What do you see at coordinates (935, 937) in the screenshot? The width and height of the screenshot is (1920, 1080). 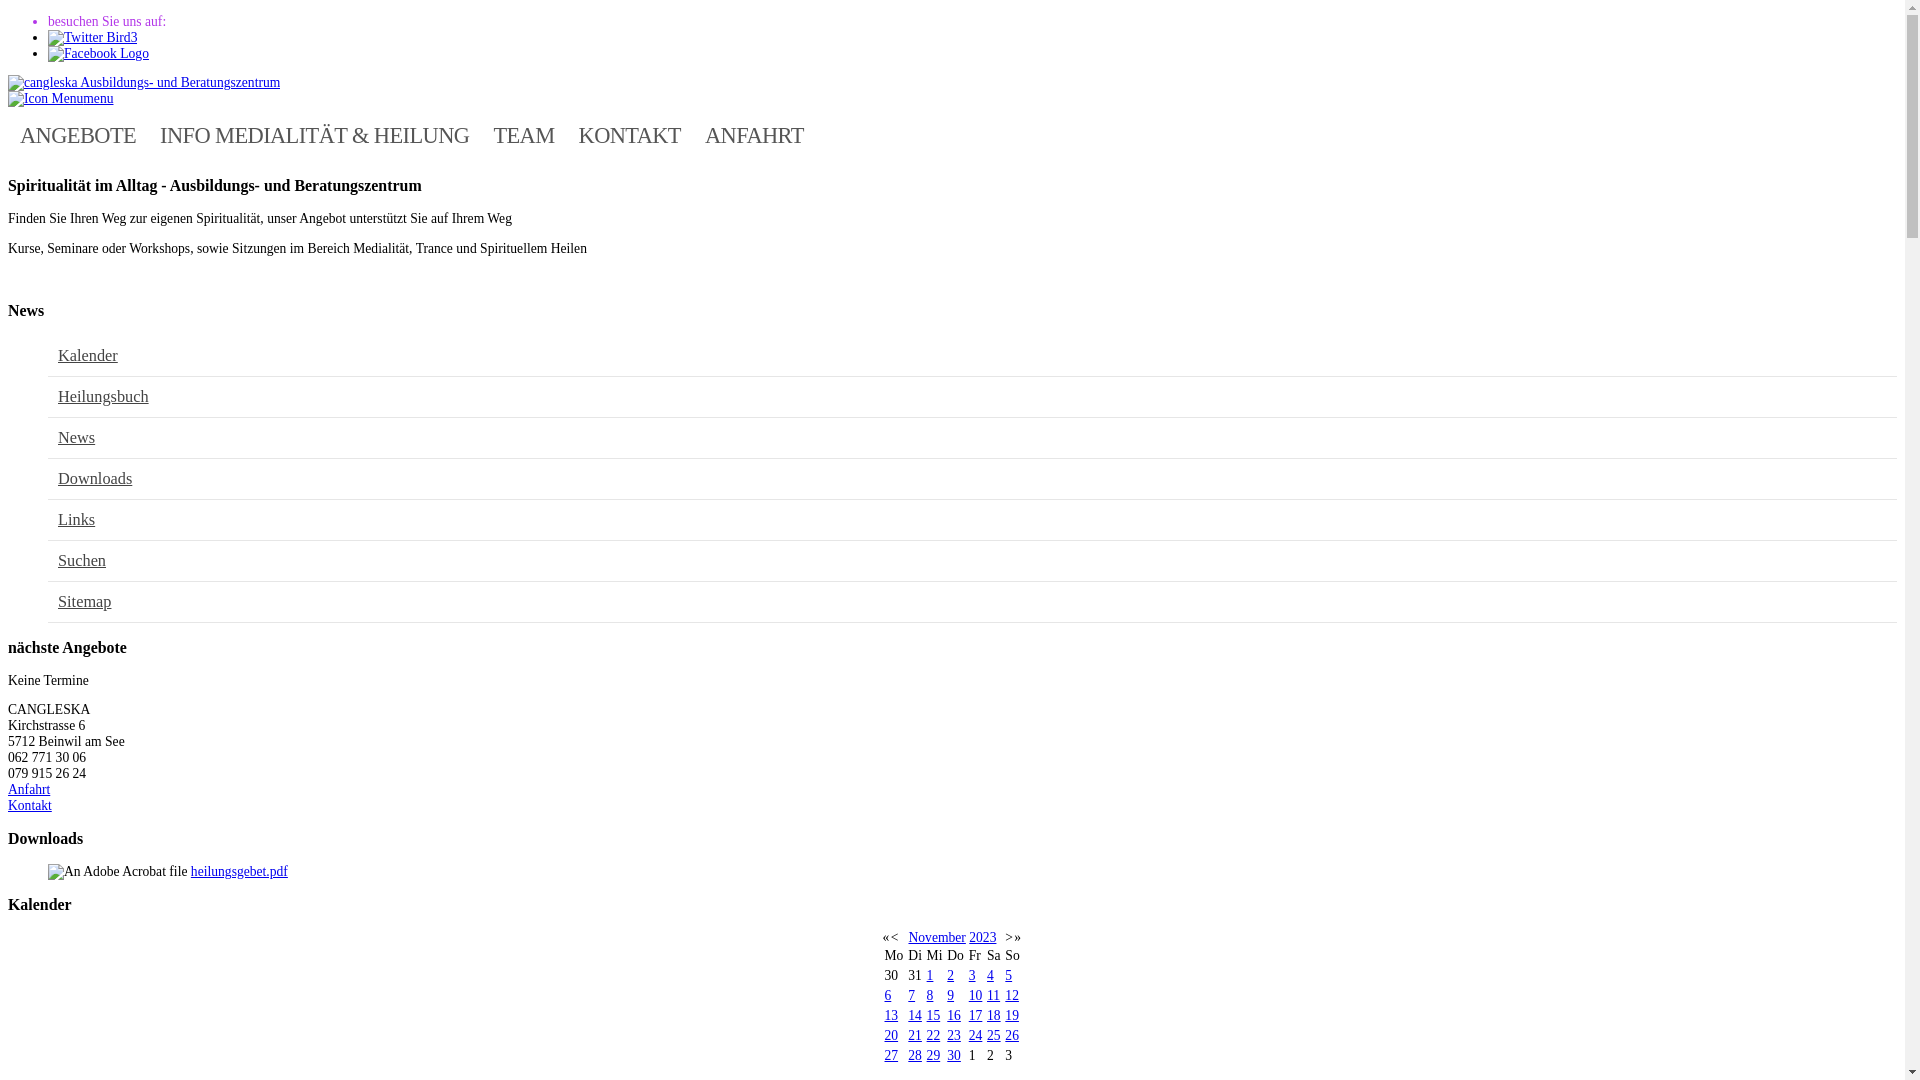 I see `'November'` at bounding box center [935, 937].